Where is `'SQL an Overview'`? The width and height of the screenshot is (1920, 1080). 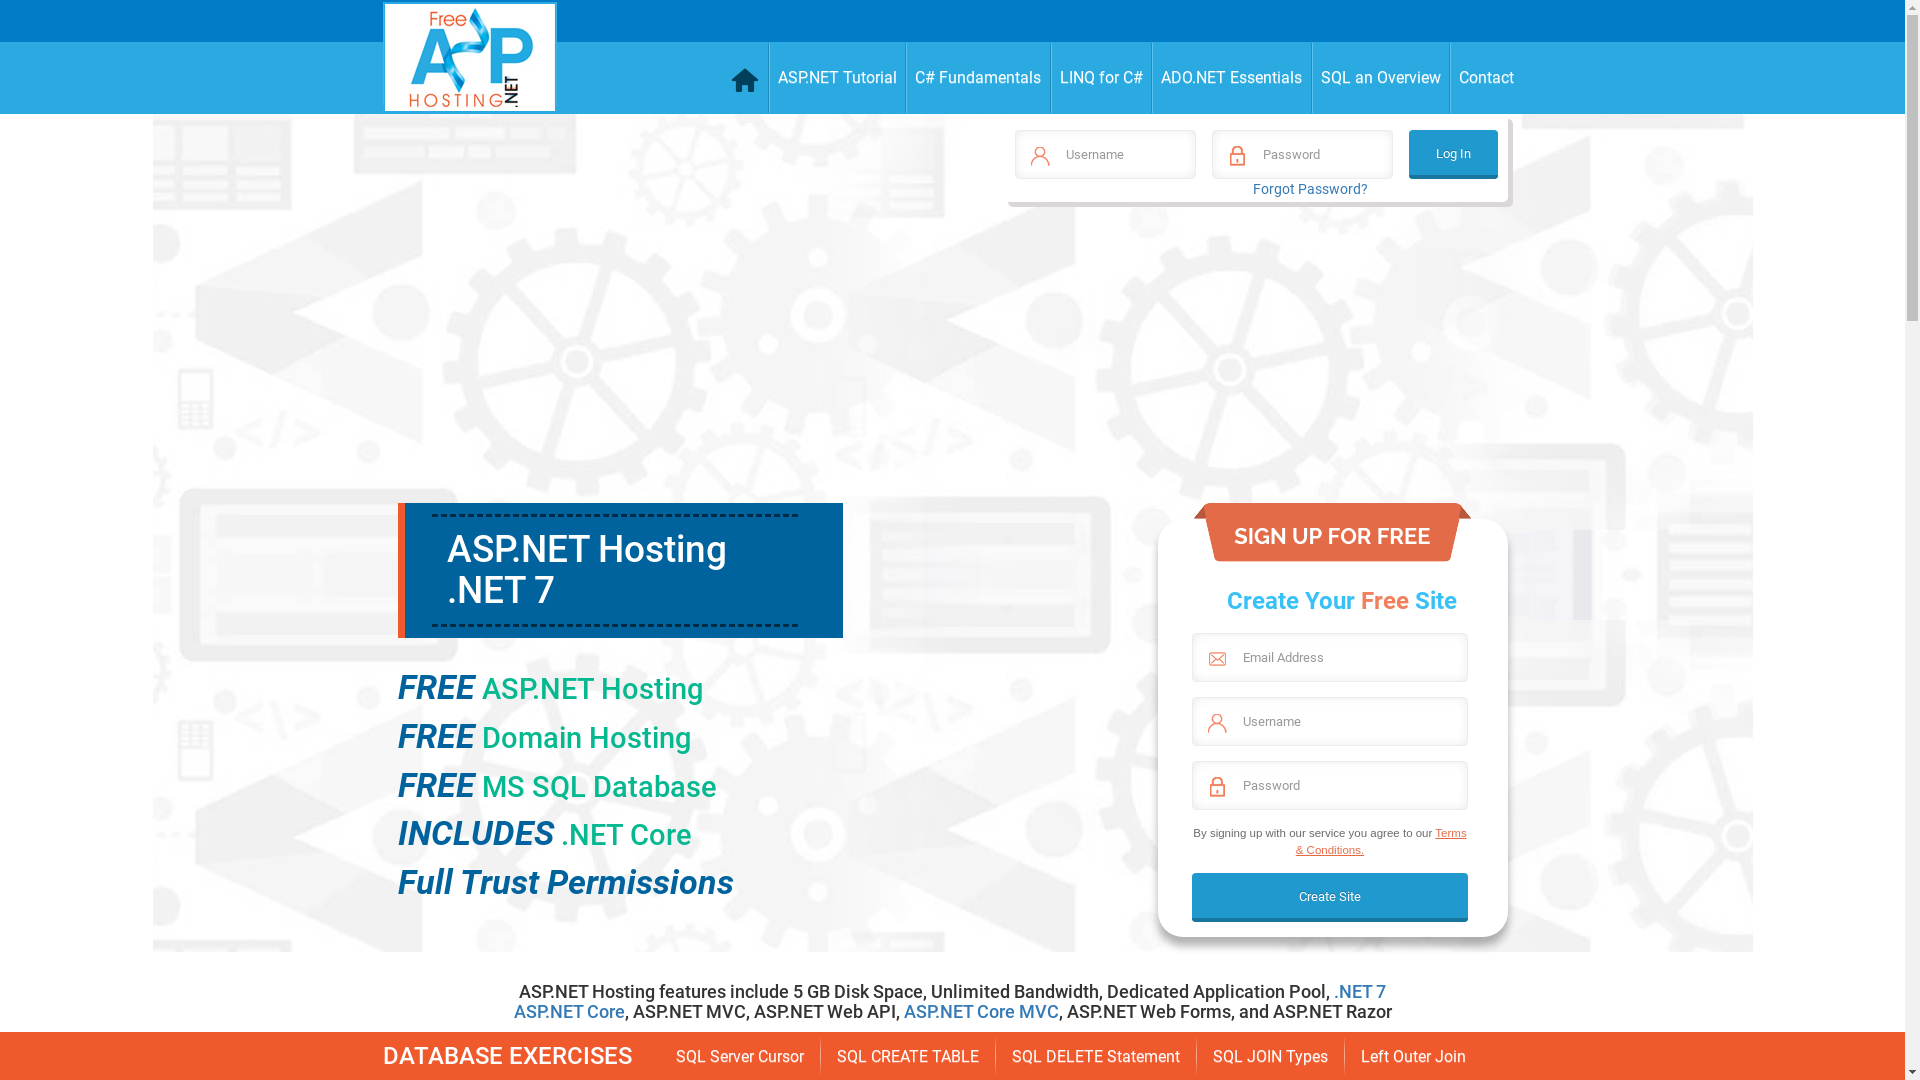 'SQL an Overview' is located at coordinates (1380, 76).